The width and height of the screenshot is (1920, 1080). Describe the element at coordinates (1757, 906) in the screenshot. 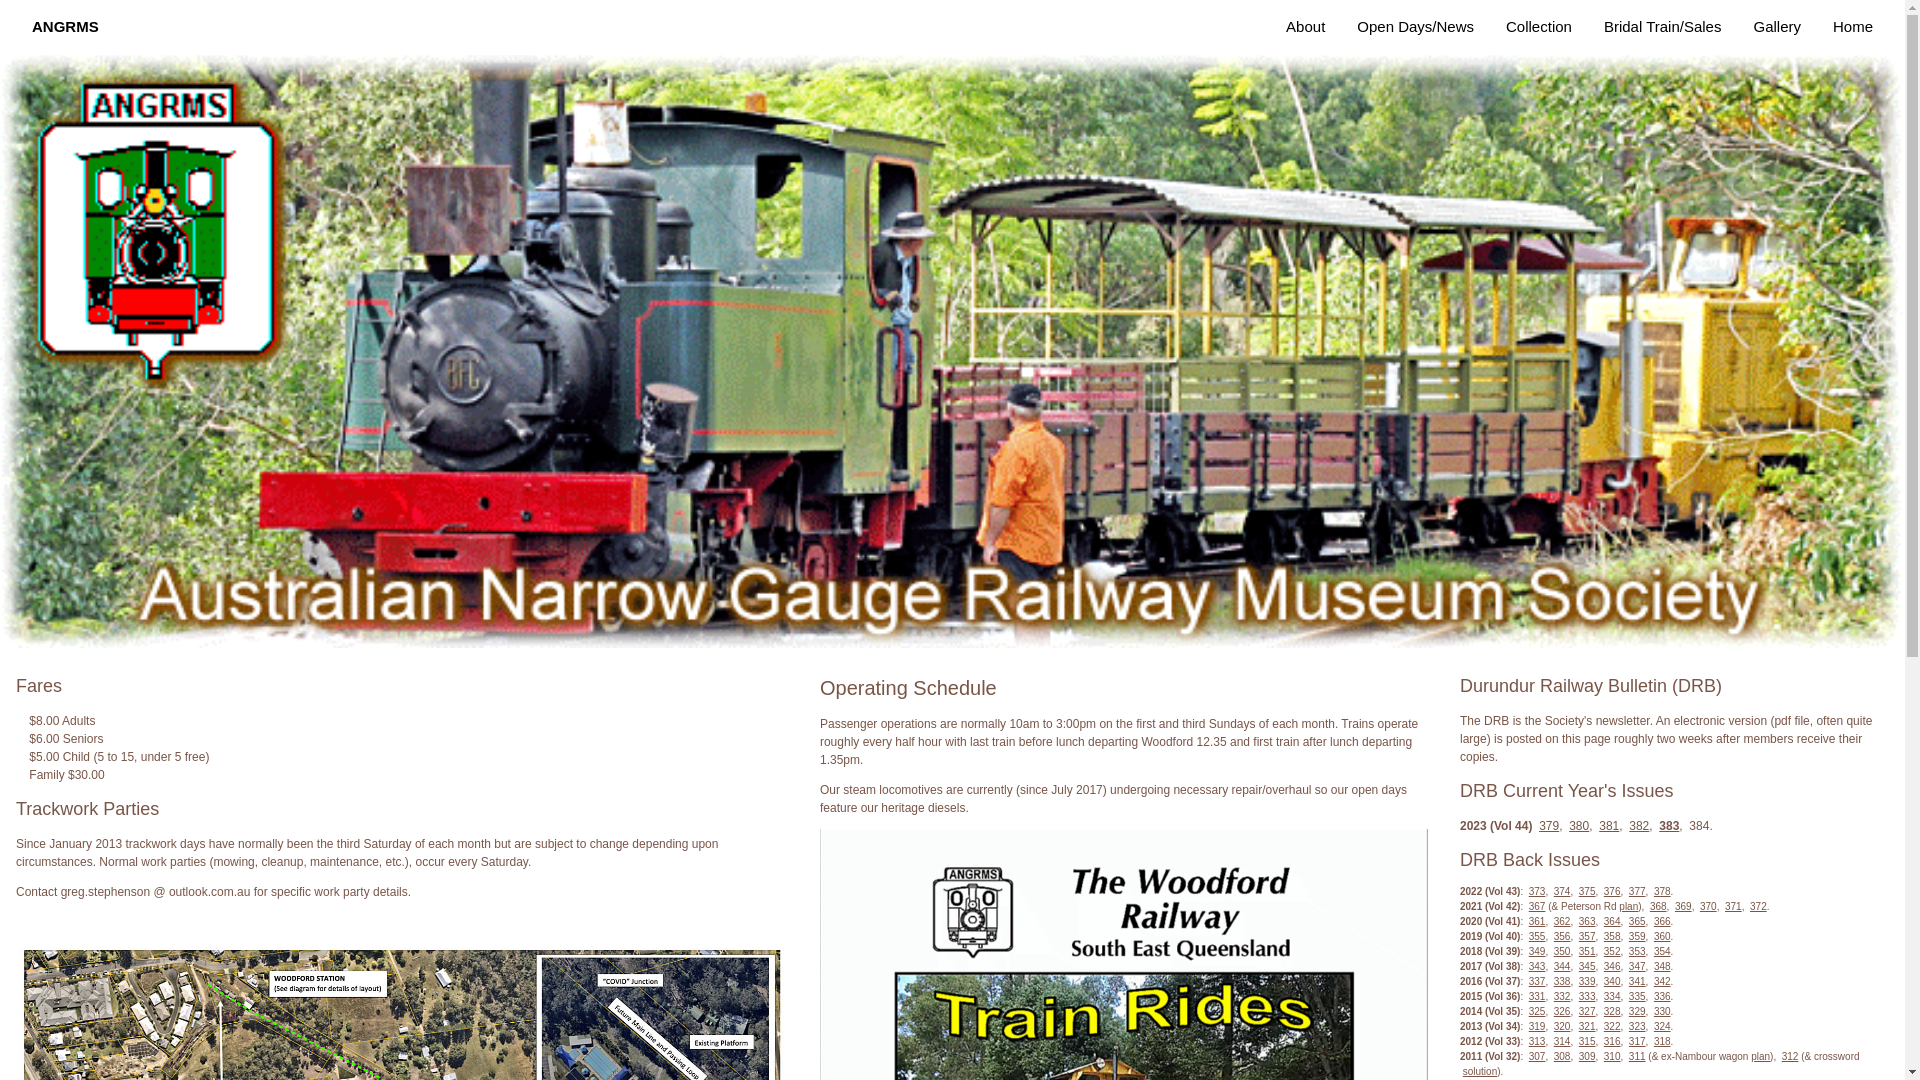

I see `'372'` at that location.